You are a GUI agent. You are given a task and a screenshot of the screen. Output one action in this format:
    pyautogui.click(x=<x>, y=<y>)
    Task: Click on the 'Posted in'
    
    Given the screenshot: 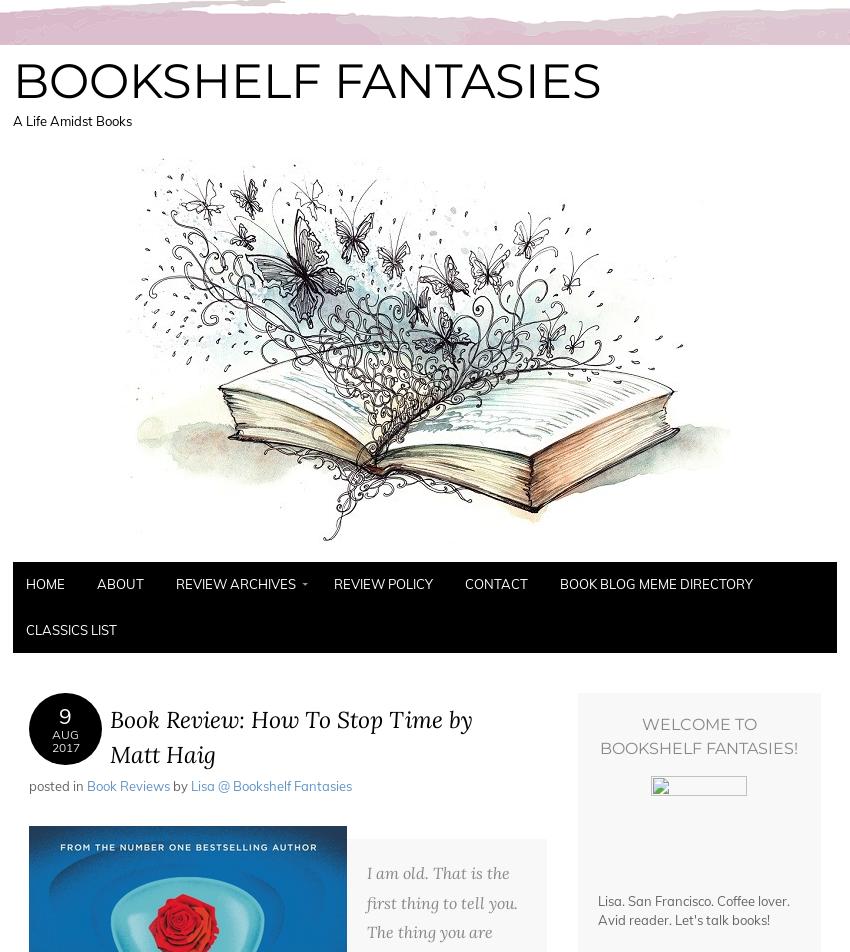 What is the action you would take?
    pyautogui.click(x=57, y=785)
    